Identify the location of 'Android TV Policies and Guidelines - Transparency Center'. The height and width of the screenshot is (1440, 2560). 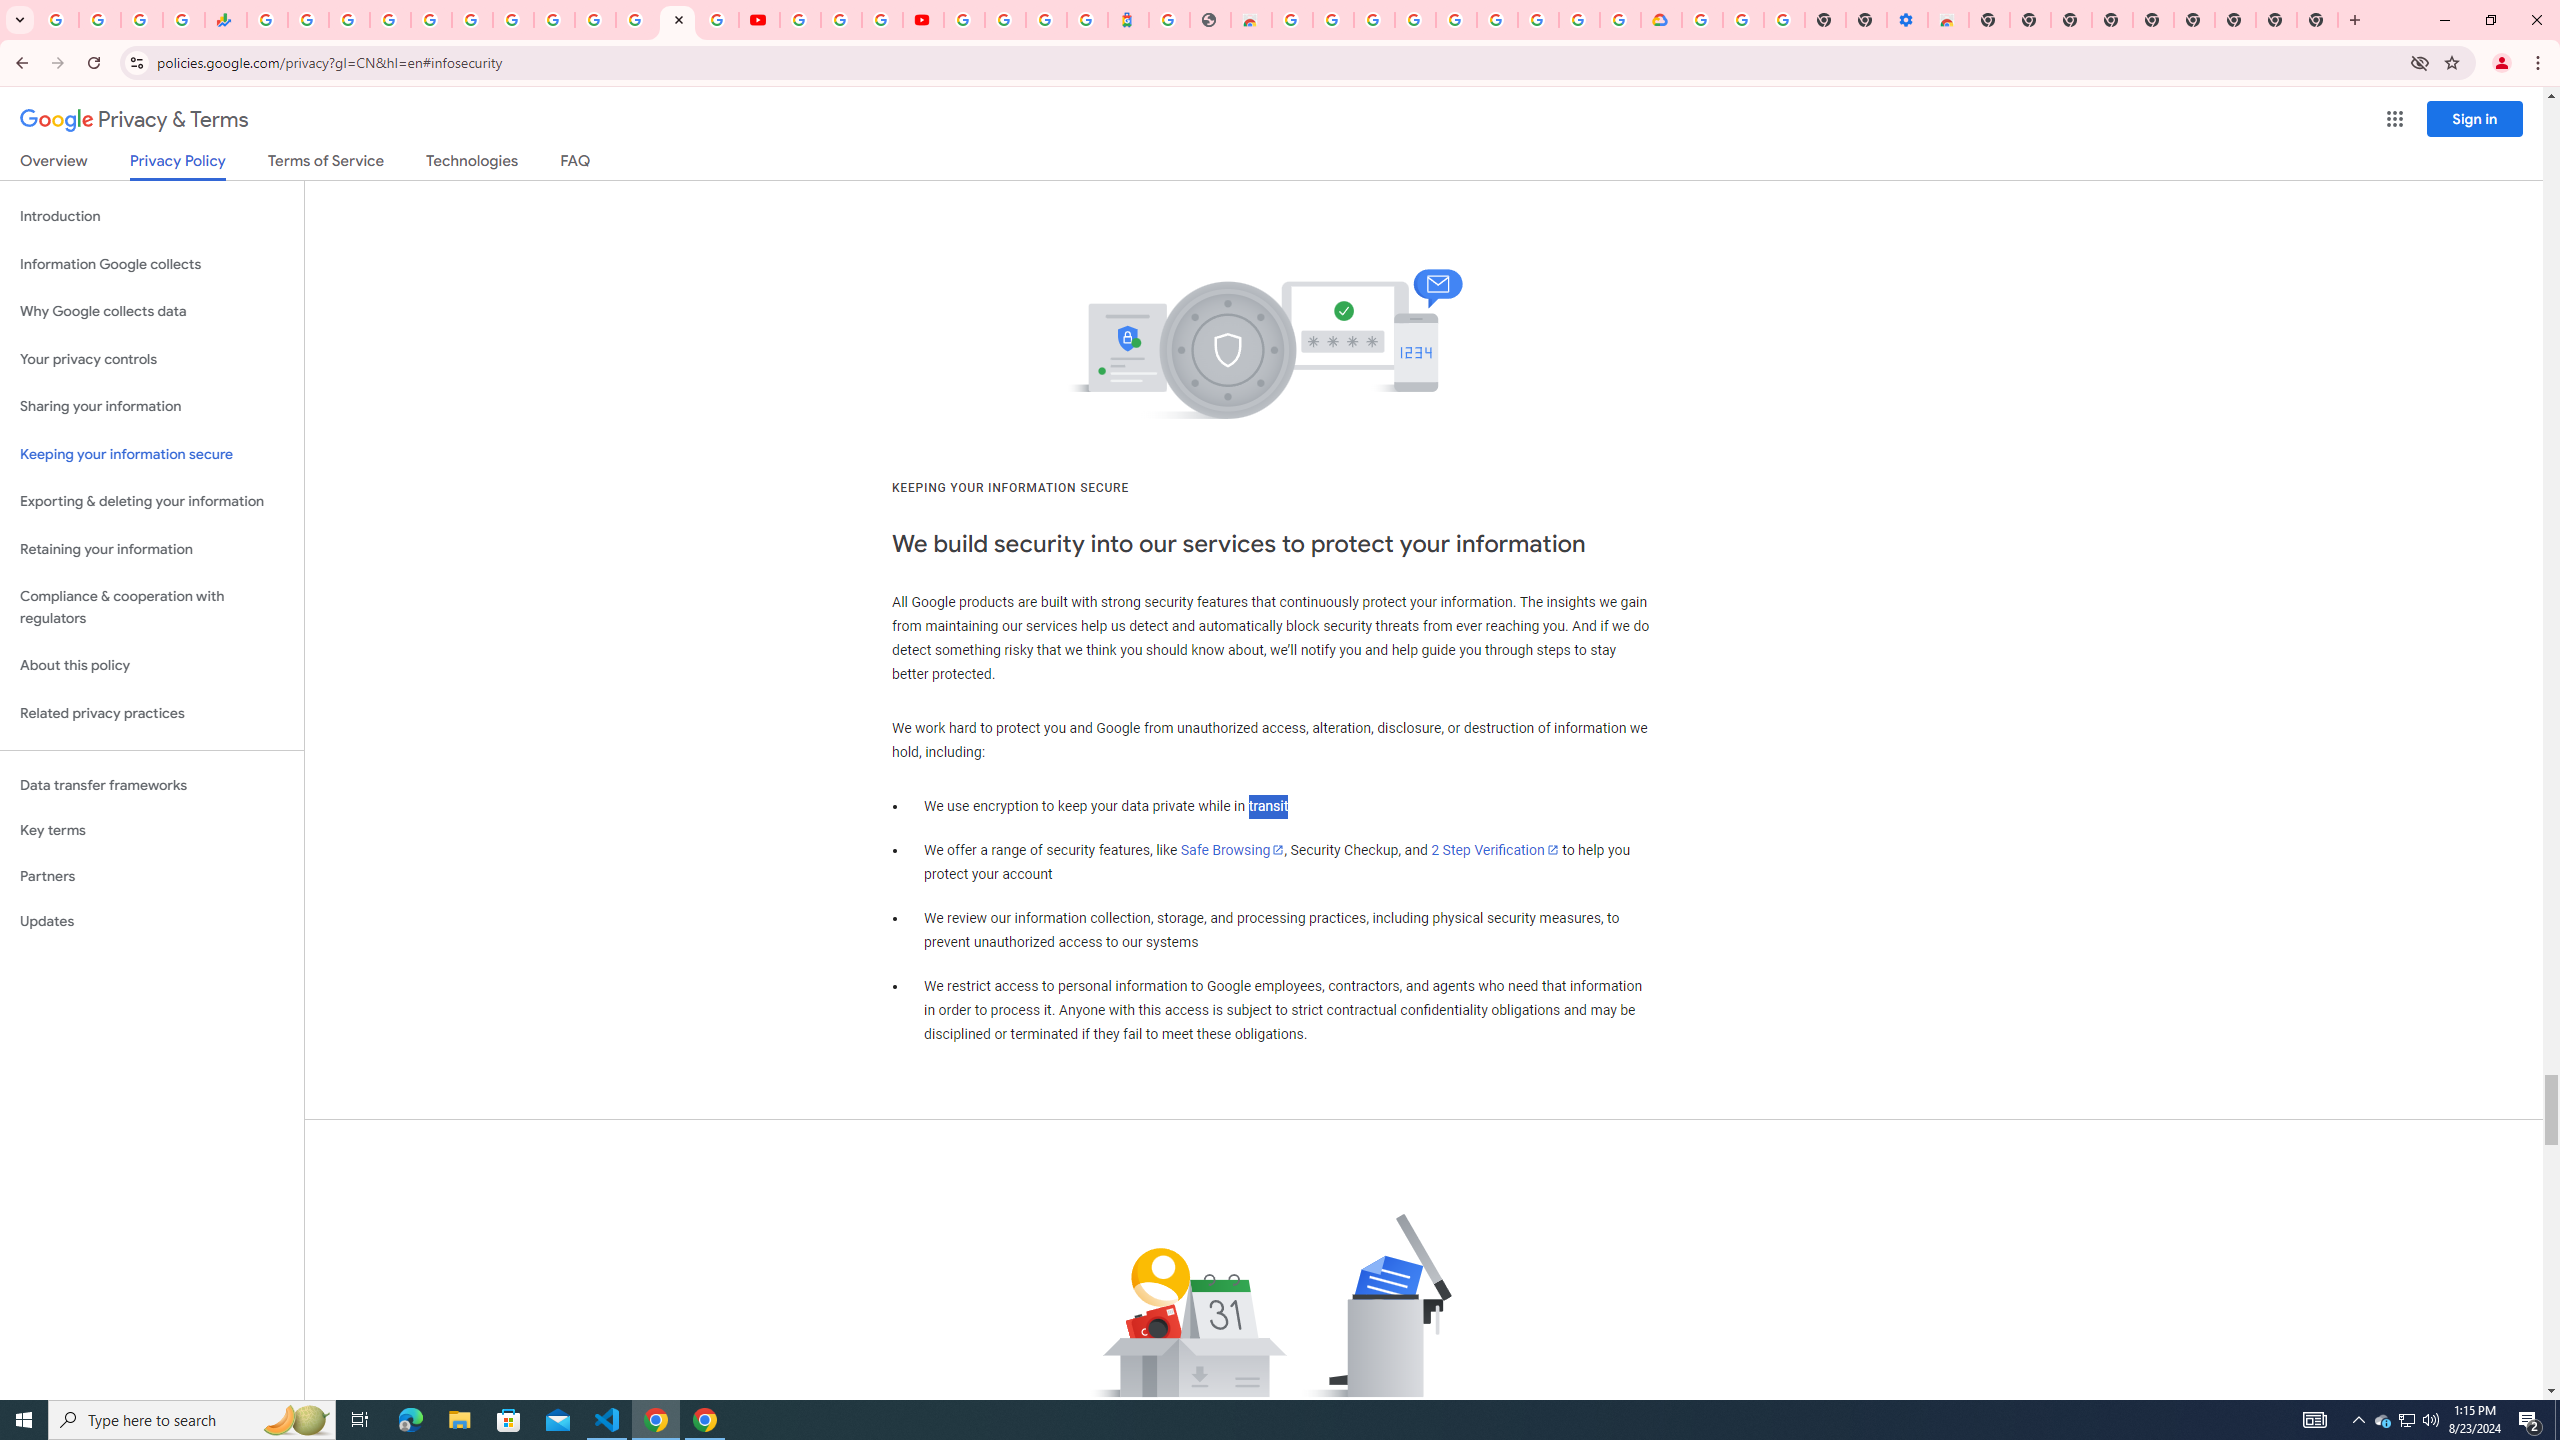
(513, 19).